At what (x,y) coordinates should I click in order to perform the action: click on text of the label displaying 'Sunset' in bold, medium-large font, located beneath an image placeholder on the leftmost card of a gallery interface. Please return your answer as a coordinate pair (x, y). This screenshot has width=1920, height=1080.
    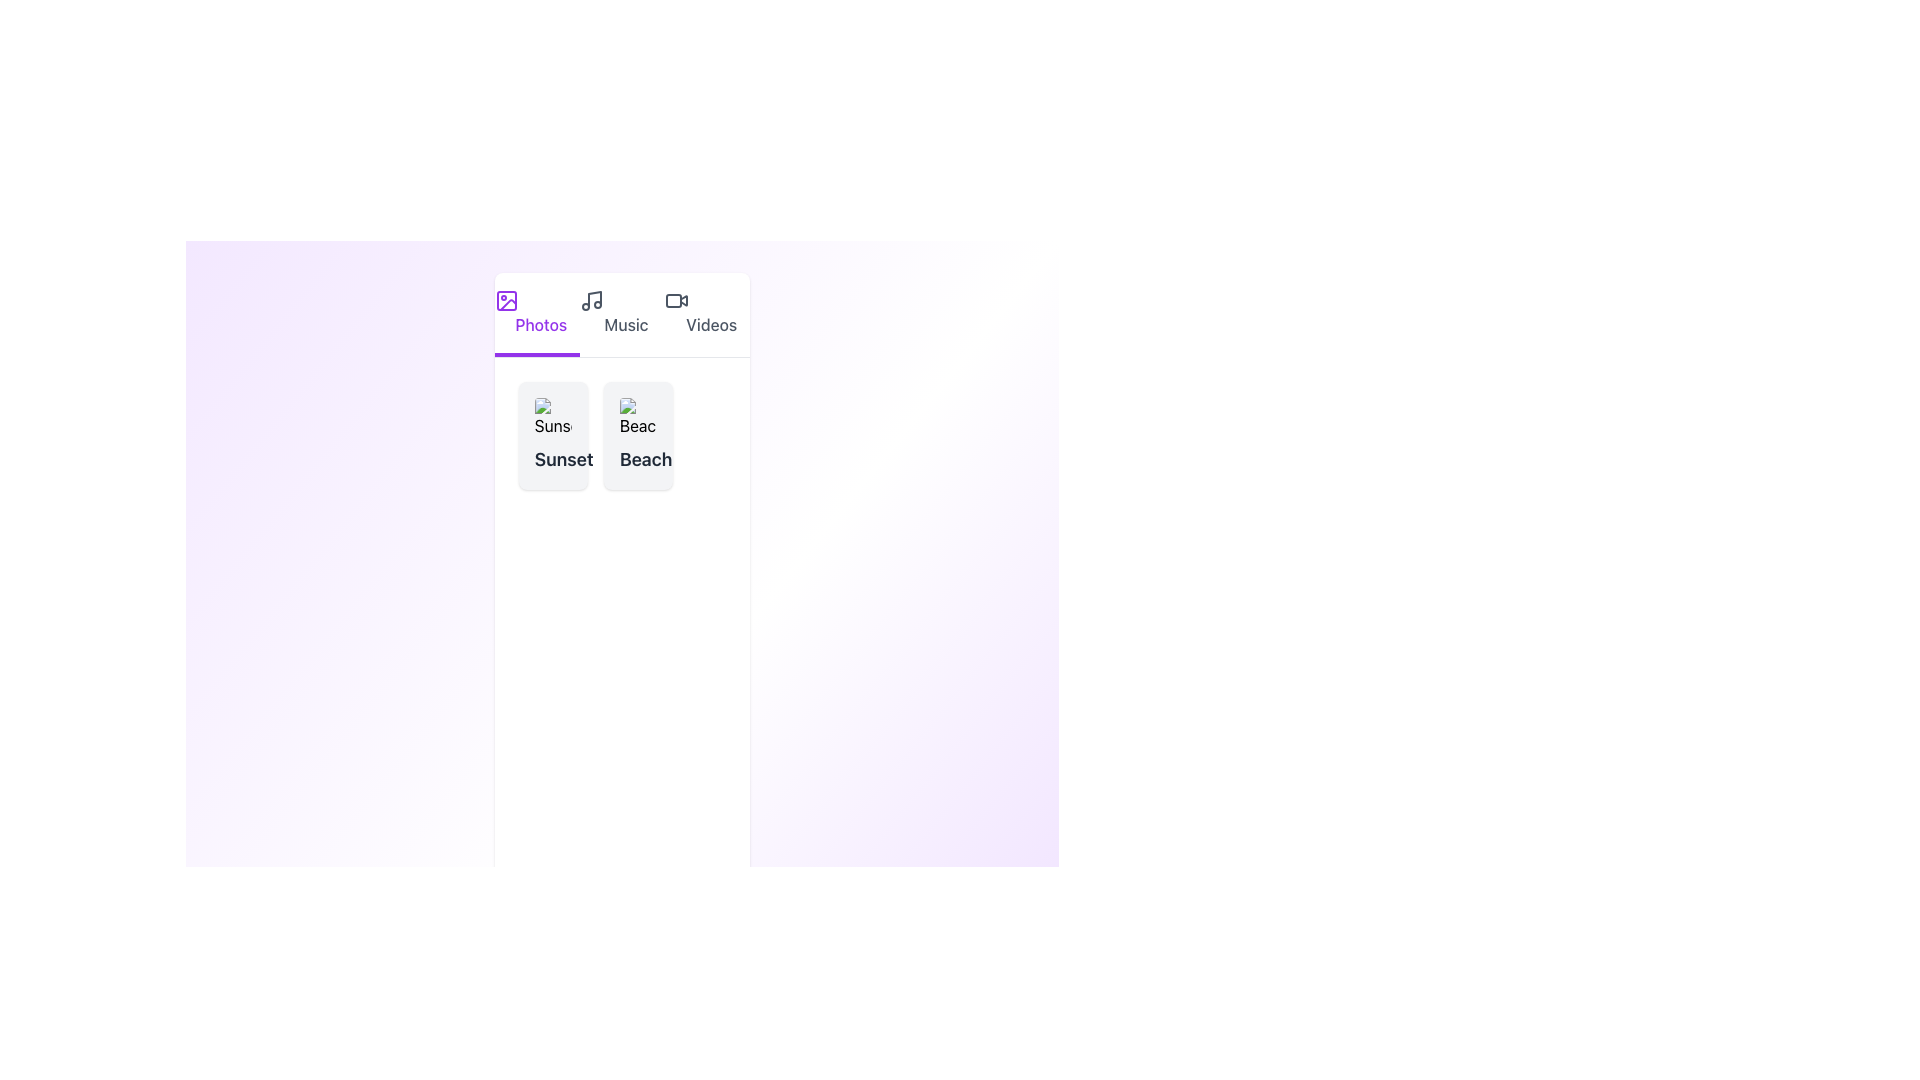
    Looking at the image, I should click on (553, 459).